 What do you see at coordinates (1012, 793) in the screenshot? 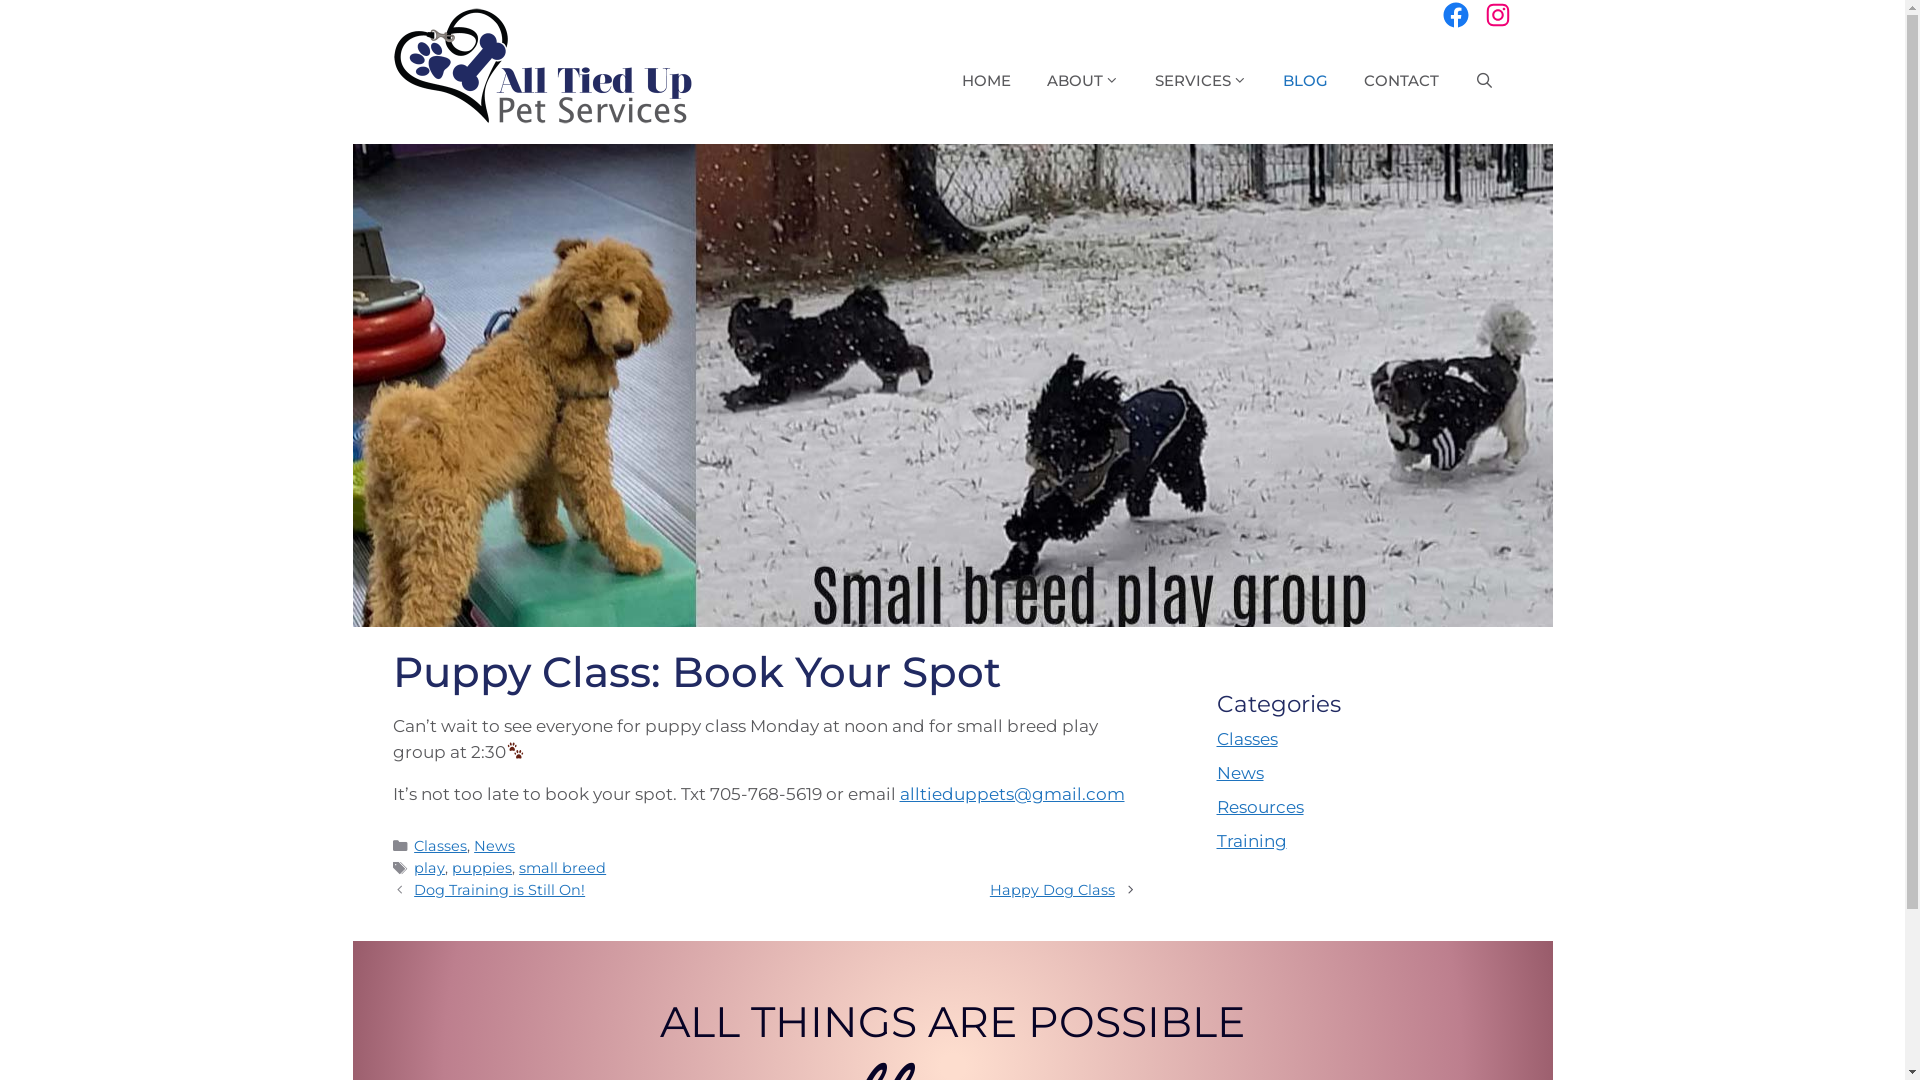
I see `'alltieduppets@gmail.com'` at bounding box center [1012, 793].